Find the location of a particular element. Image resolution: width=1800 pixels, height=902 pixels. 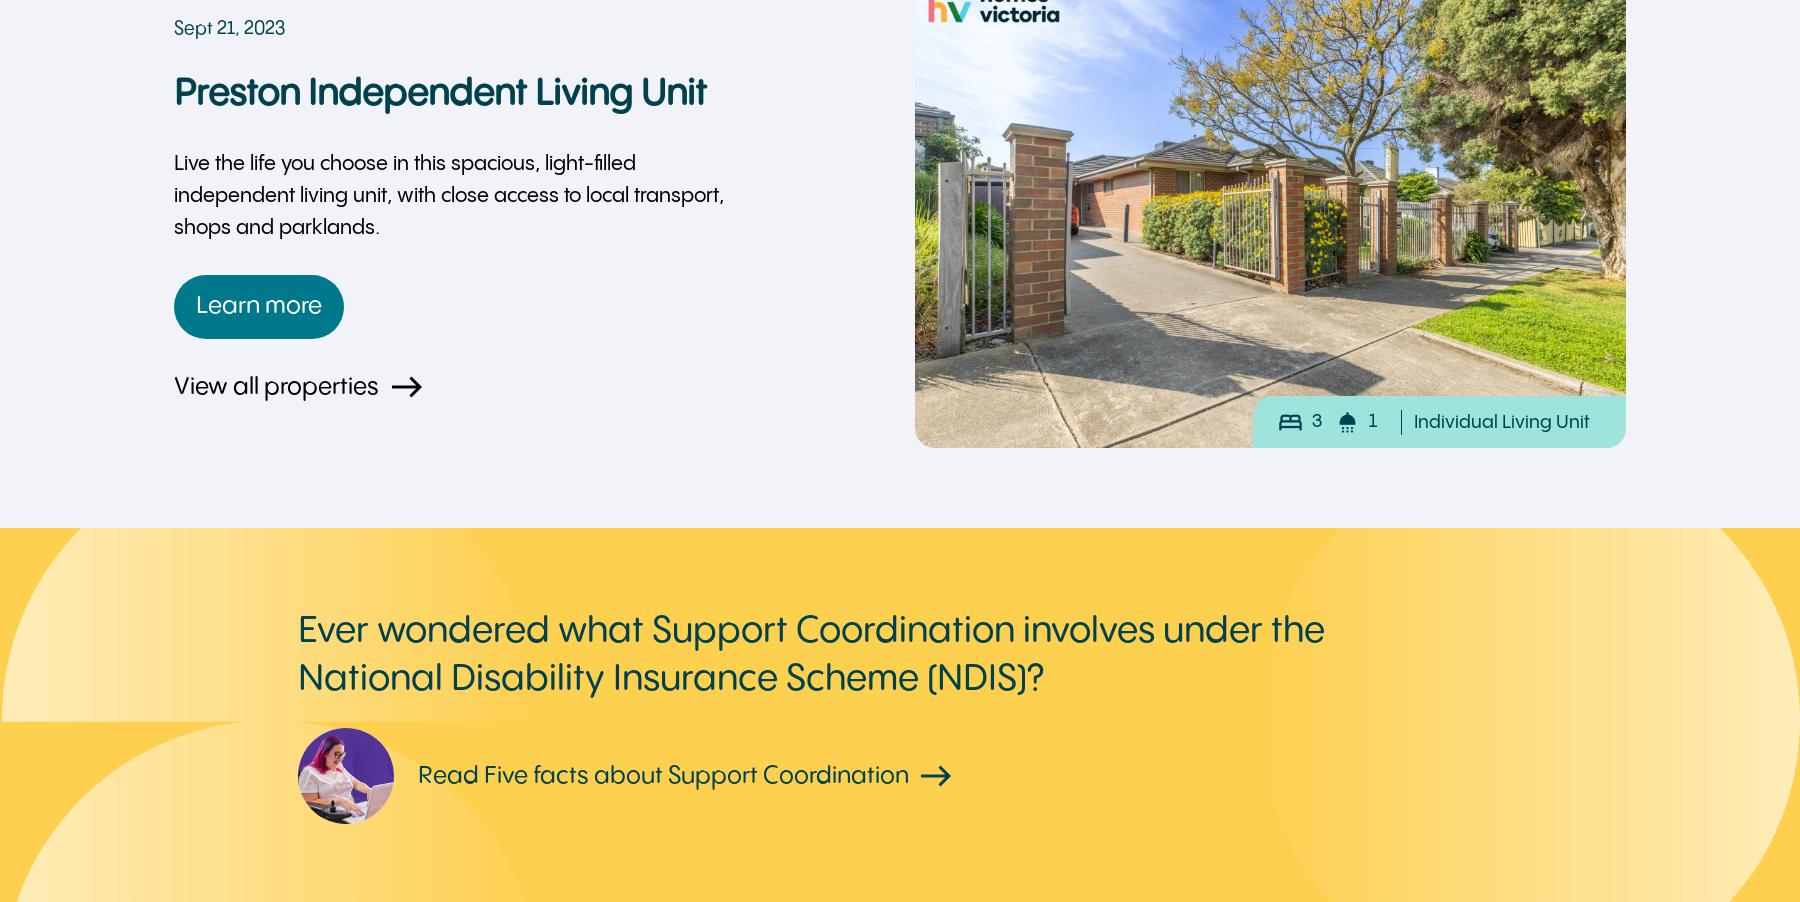

'Preston Independent Living Unit' is located at coordinates (440, 94).